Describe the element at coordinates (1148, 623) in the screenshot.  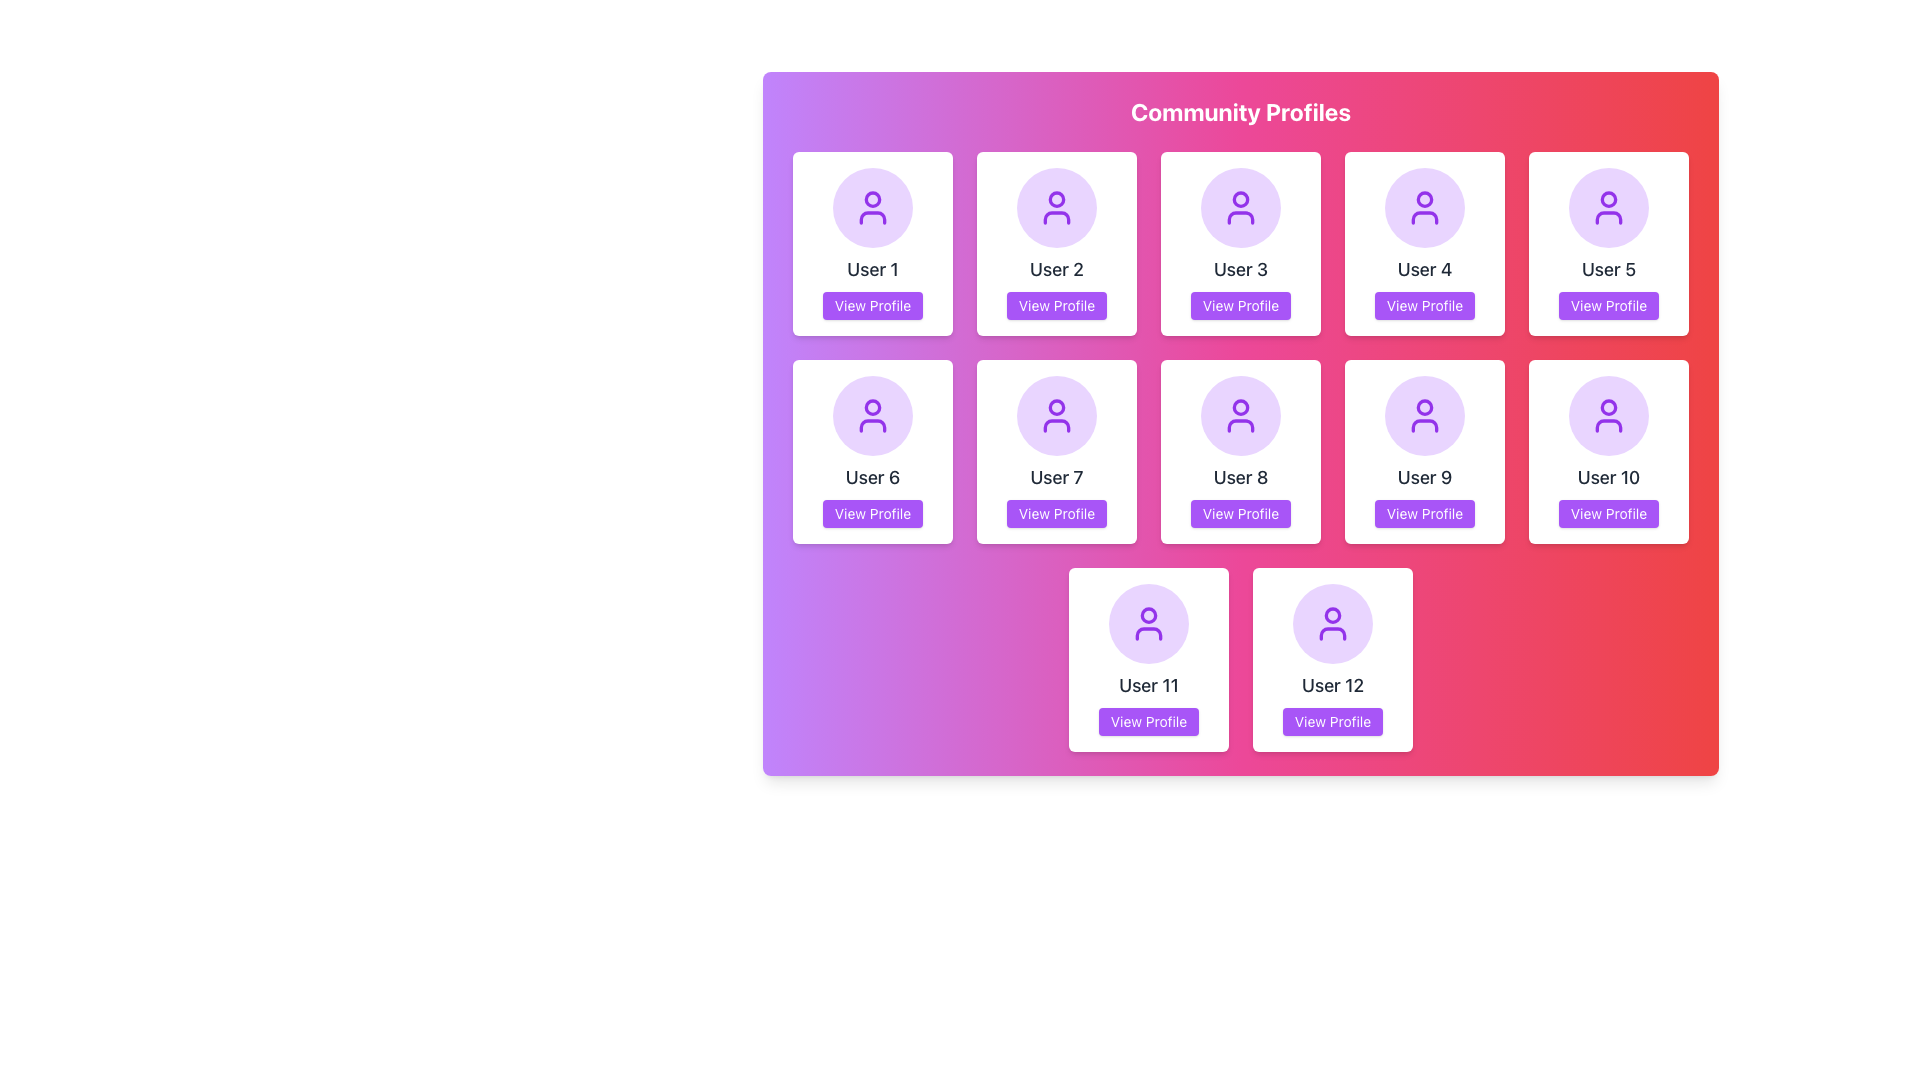
I see `the purple circular user icon located at the top of the 'User 11' profile card, which features a user icon with a round head and semi-circle body` at that location.